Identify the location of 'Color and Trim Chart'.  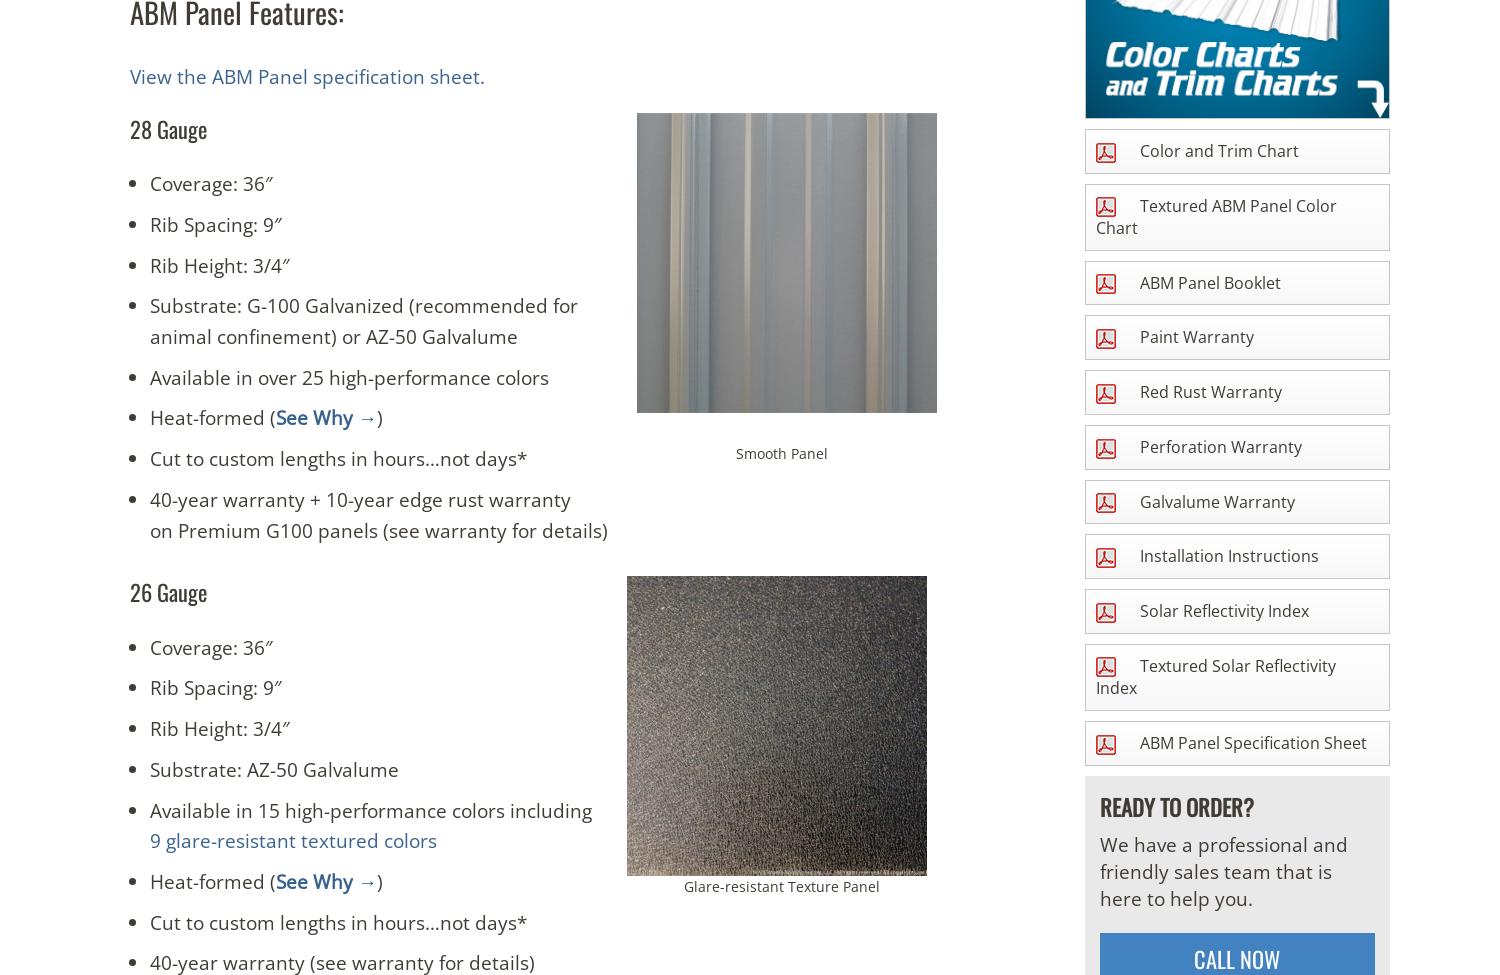
(1215, 148).